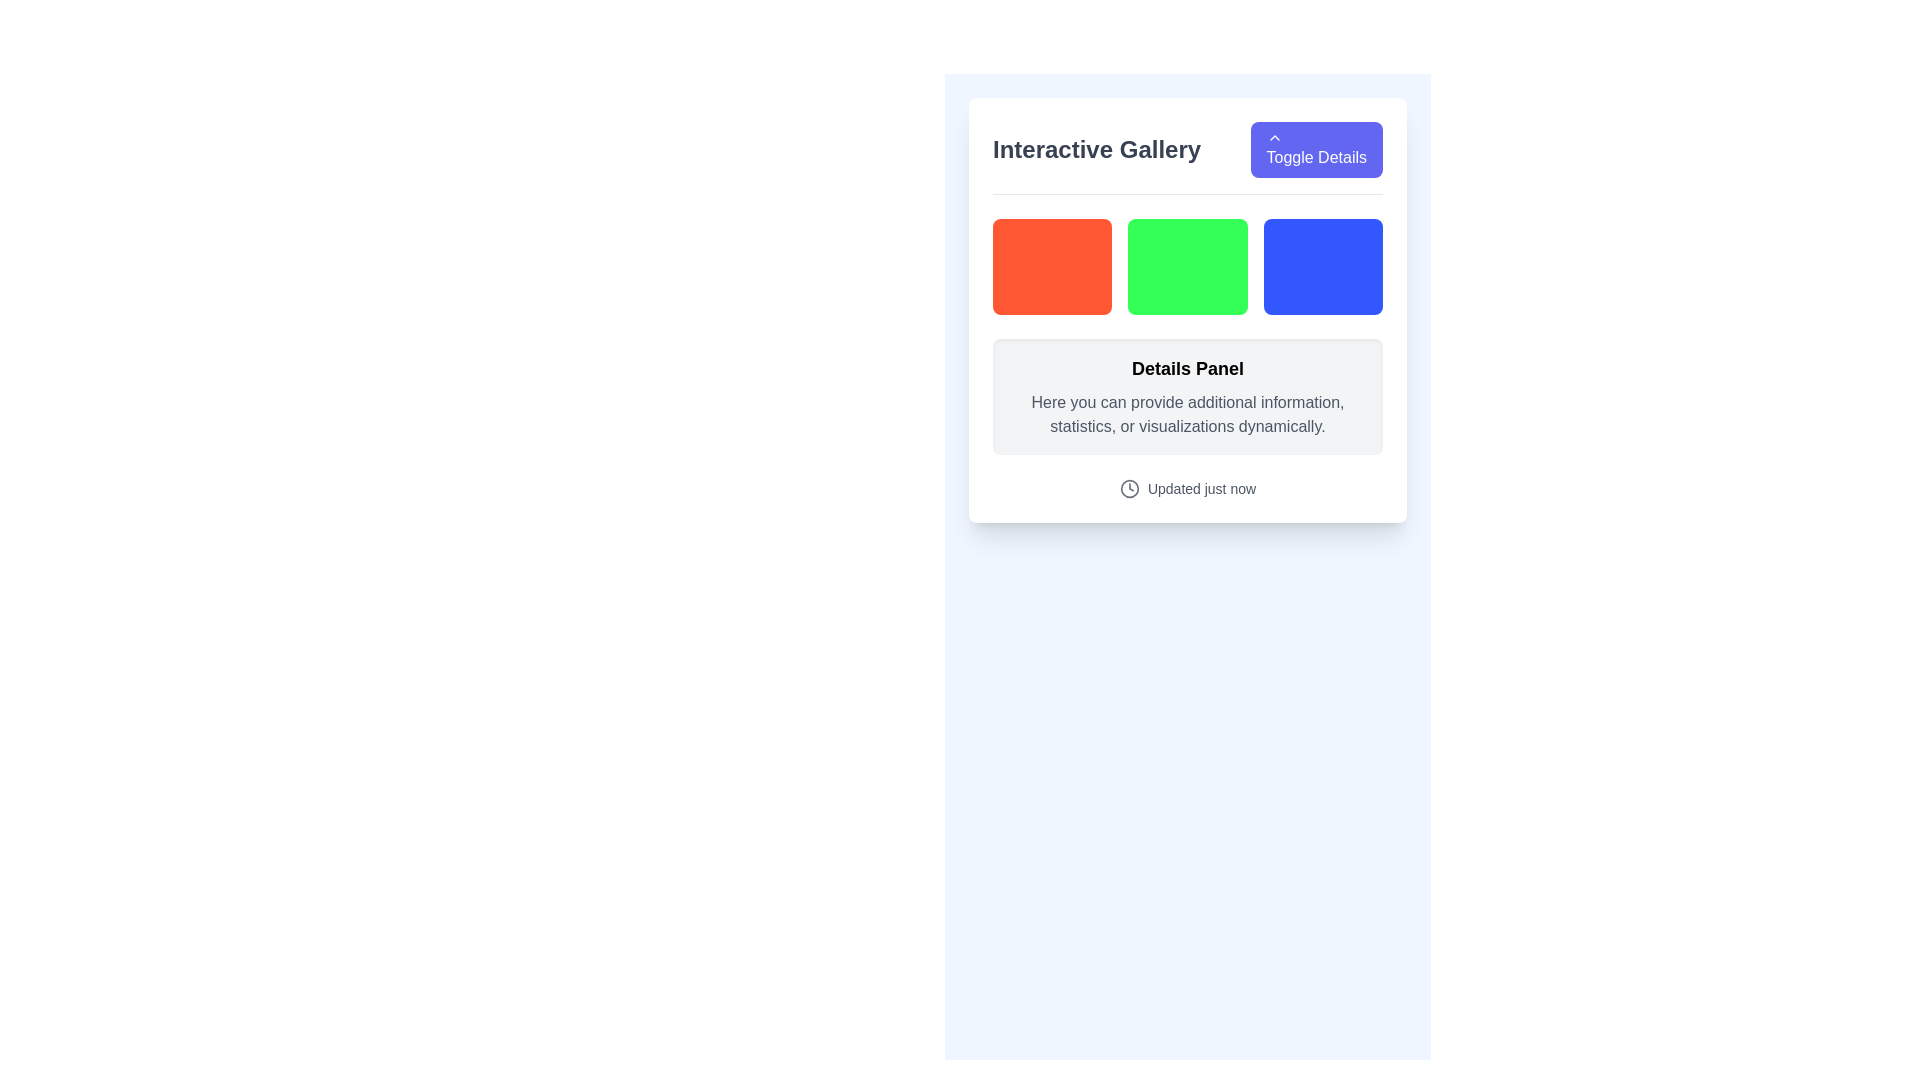 This screenshot has width=1920, height=1080. I want to click on informational text block located below the 'Details Panel' heading, which contains additional information, statistics, or visualizations dynamically, so click(1188, 414).